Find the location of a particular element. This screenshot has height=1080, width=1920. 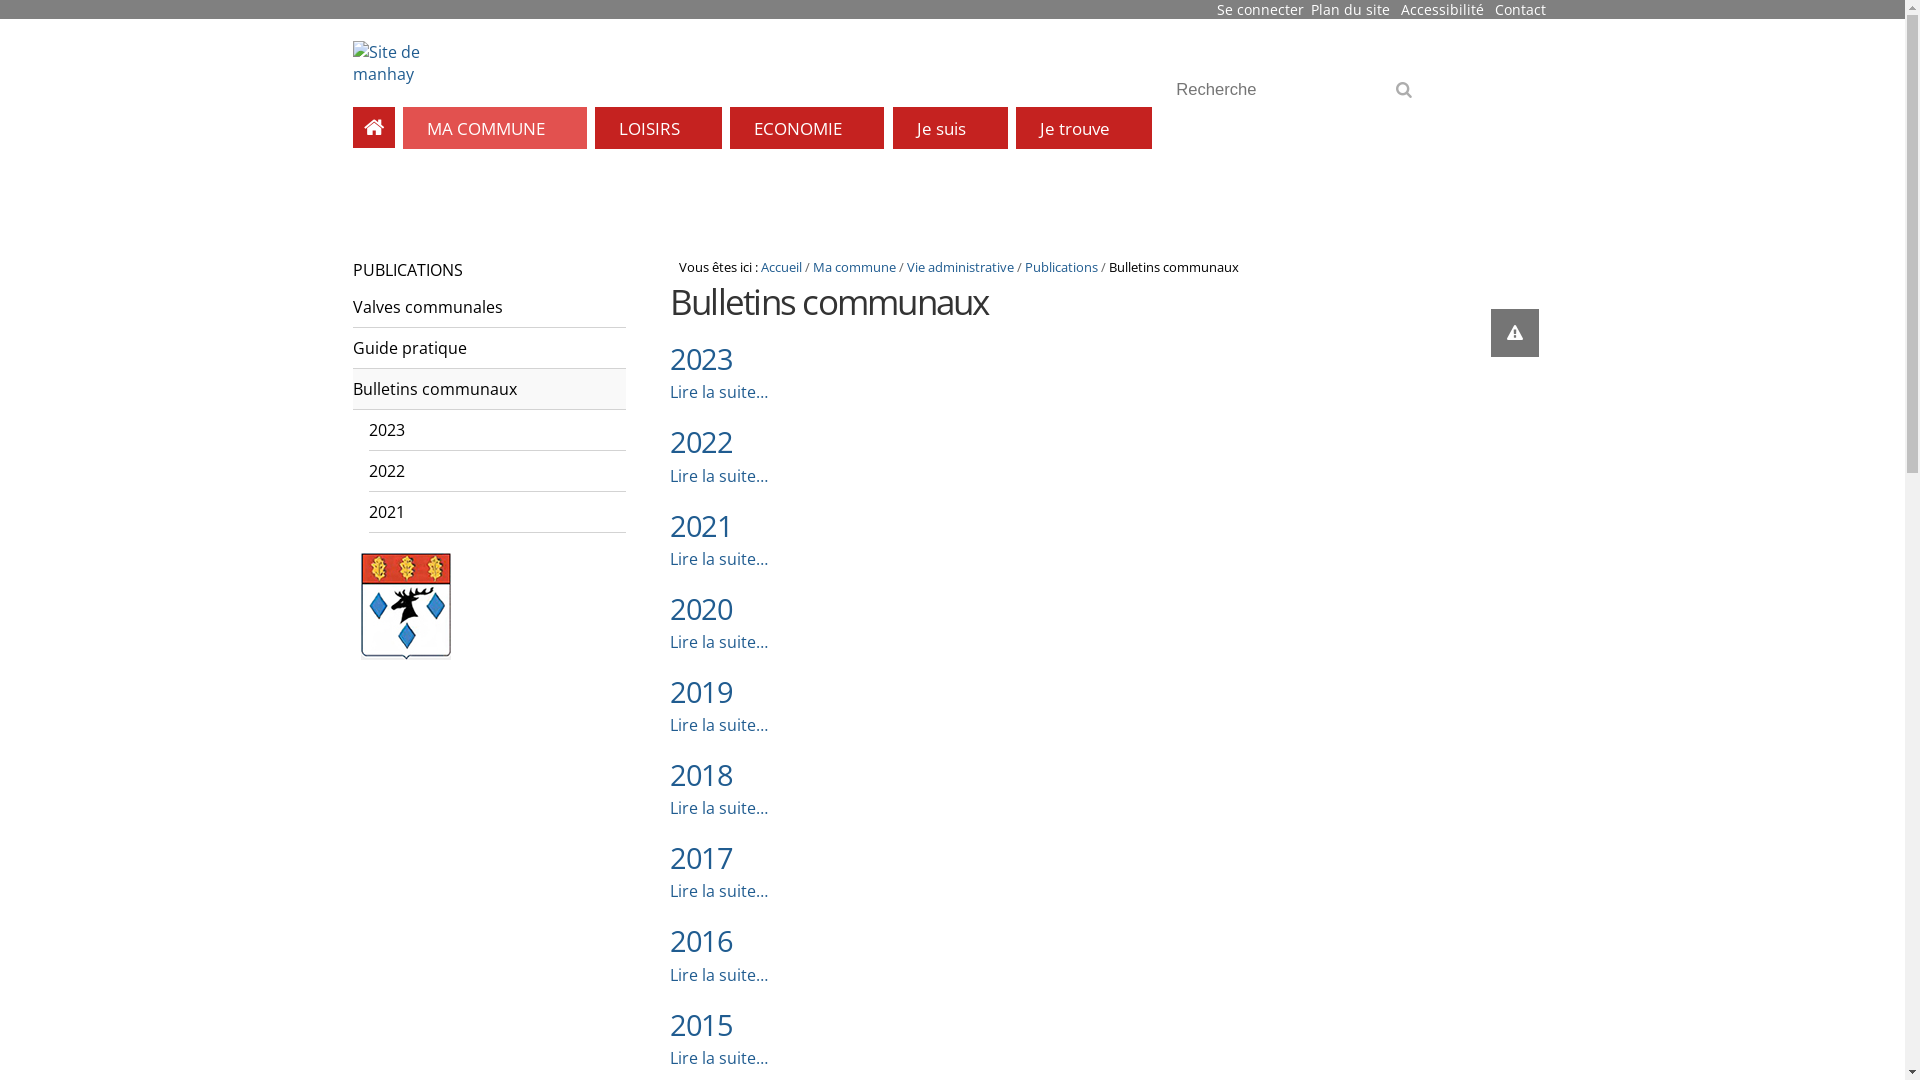

'Rechercher' is located at coordinates (1407, 96).